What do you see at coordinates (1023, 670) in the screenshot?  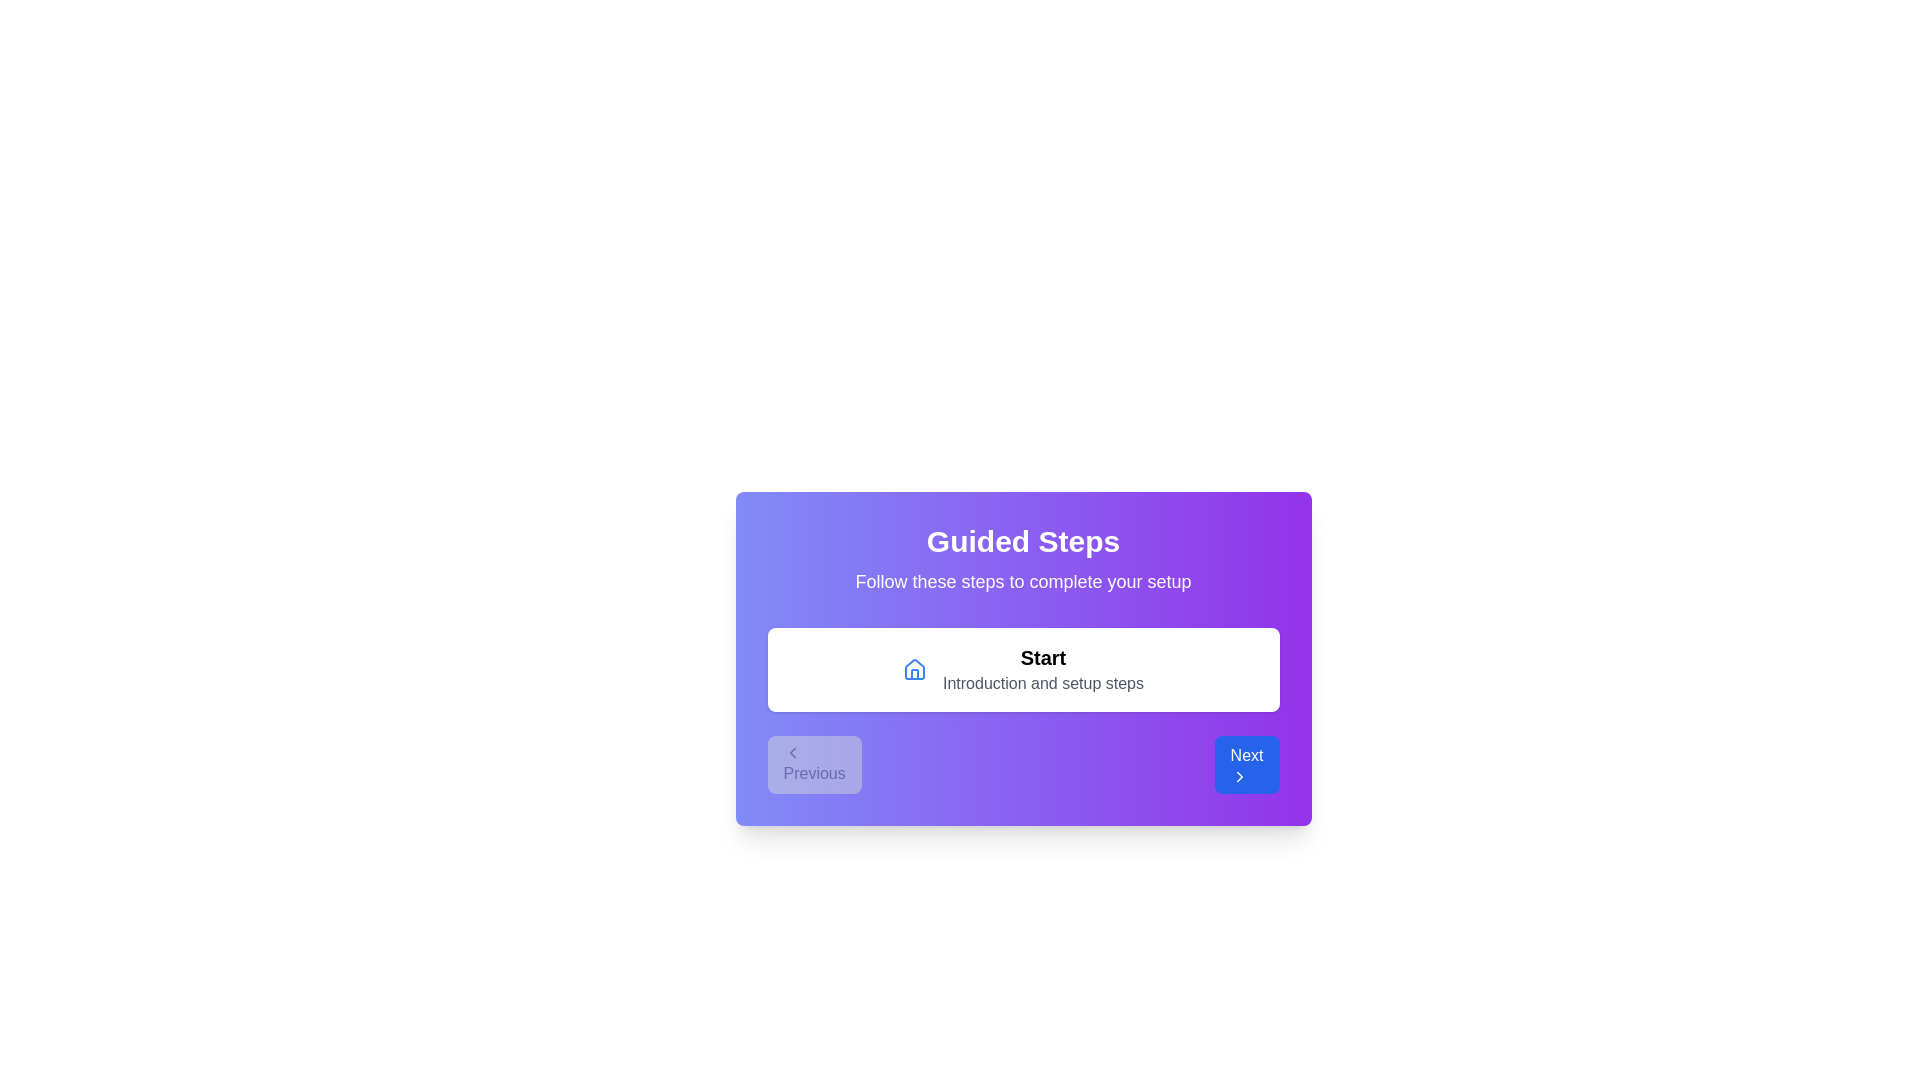 I see `the button label located below the 'Guided Steps' heading and above the 'Previous' and 'Next' navigation buttons` at bounding box center [1023, 670].